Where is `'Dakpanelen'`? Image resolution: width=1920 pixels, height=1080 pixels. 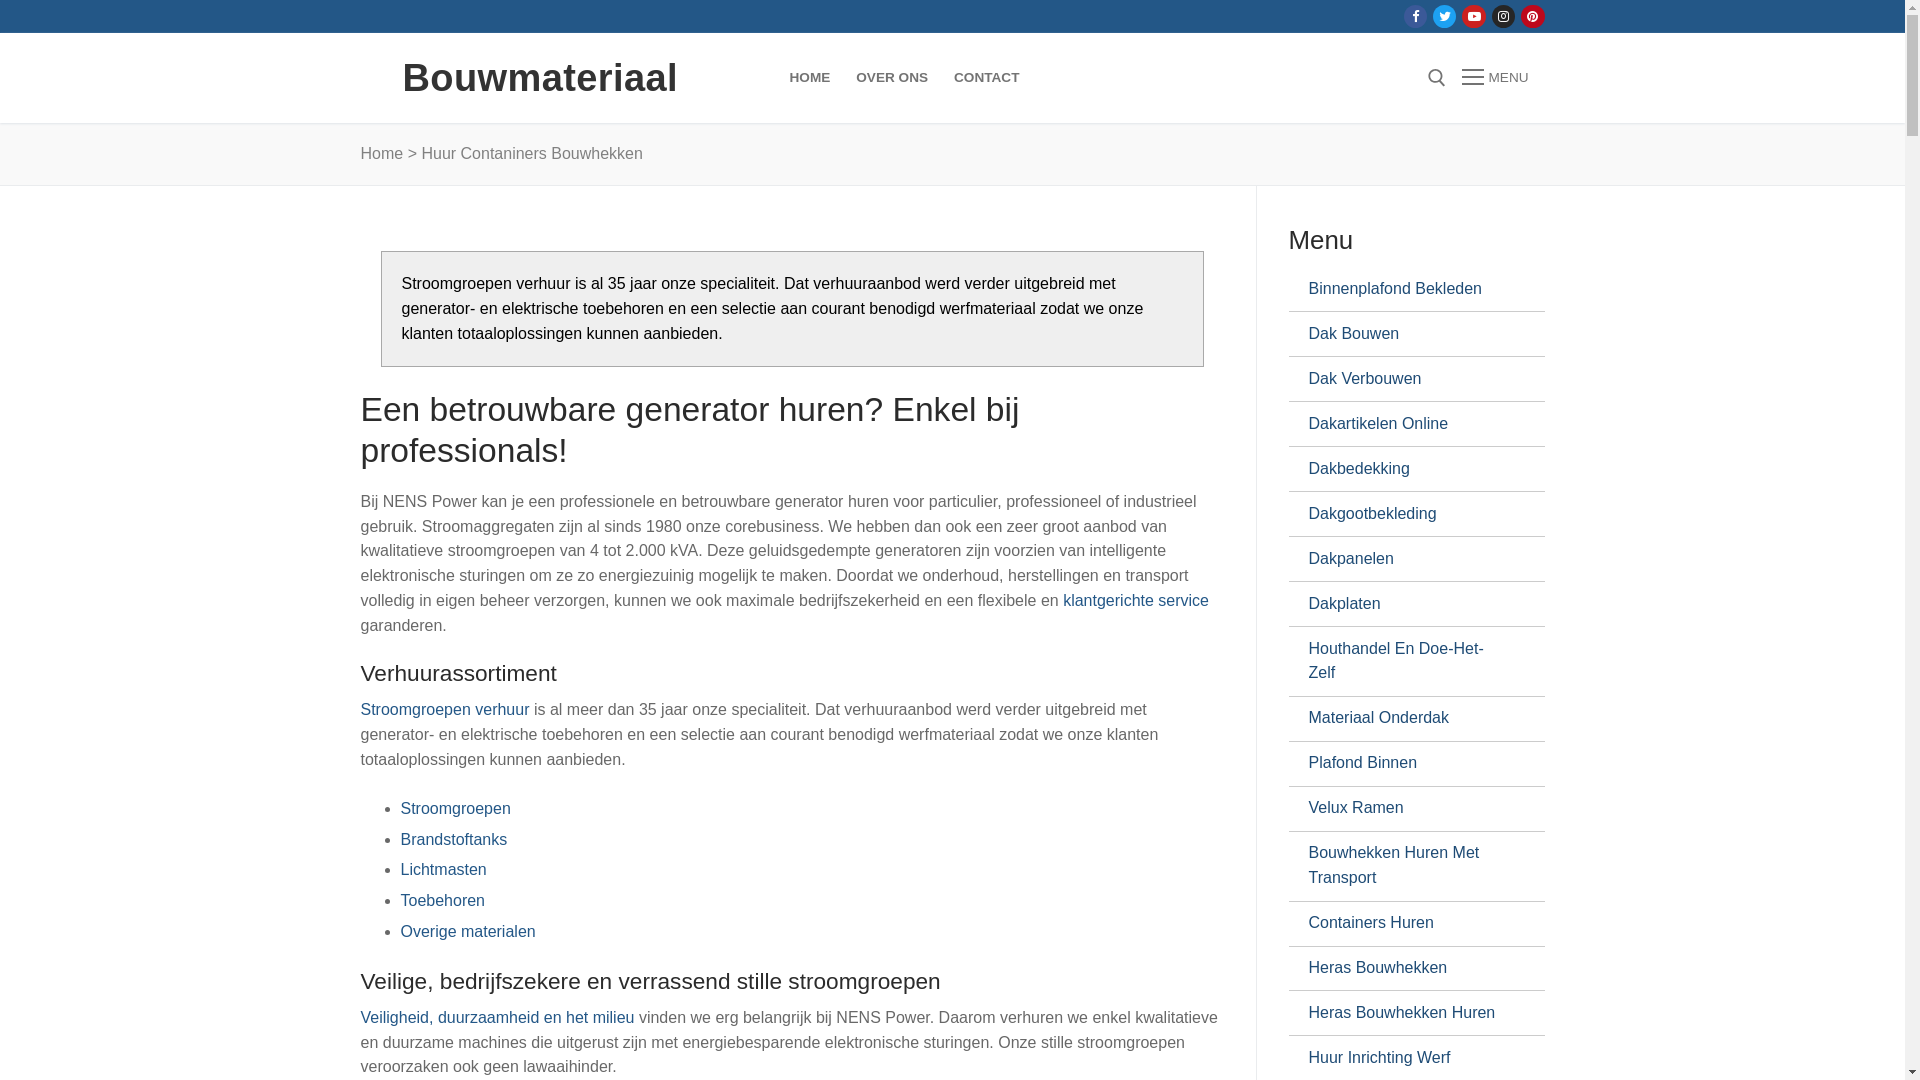
'Dakpanelen' is located at coordinates (1406, 559).